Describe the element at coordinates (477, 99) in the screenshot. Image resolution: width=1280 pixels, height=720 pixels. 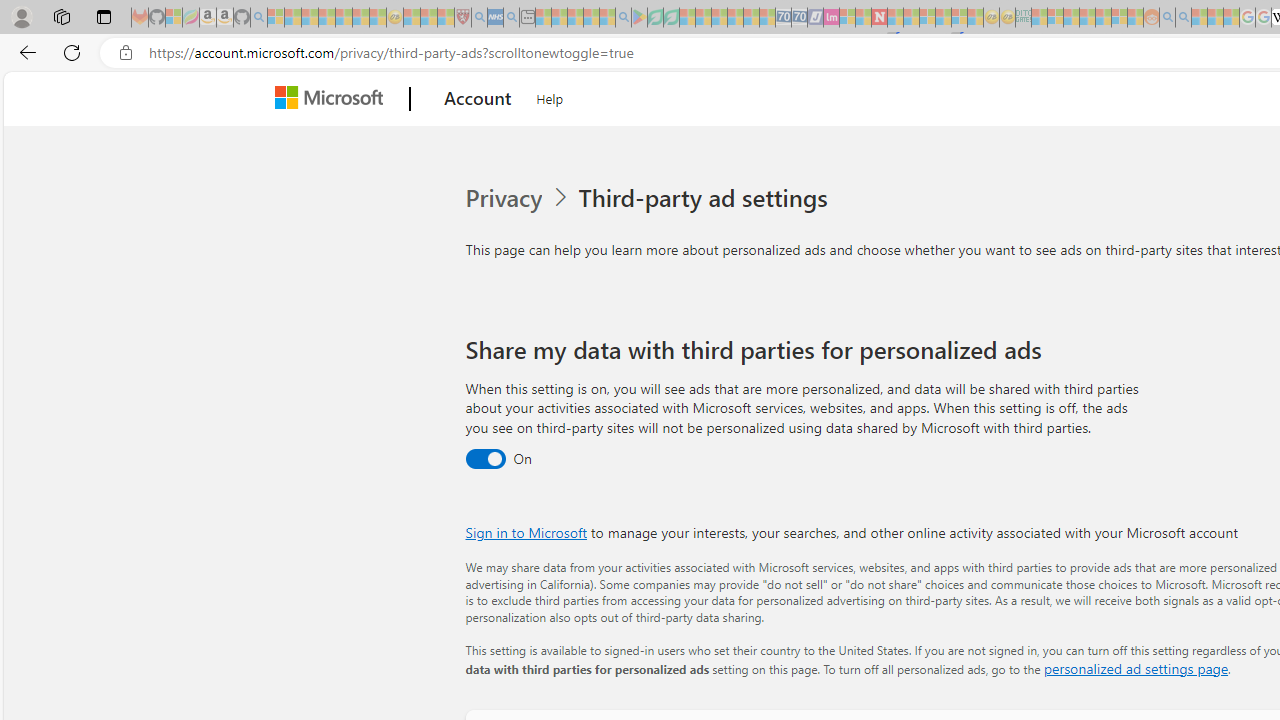
I see `'Account'` at that location.